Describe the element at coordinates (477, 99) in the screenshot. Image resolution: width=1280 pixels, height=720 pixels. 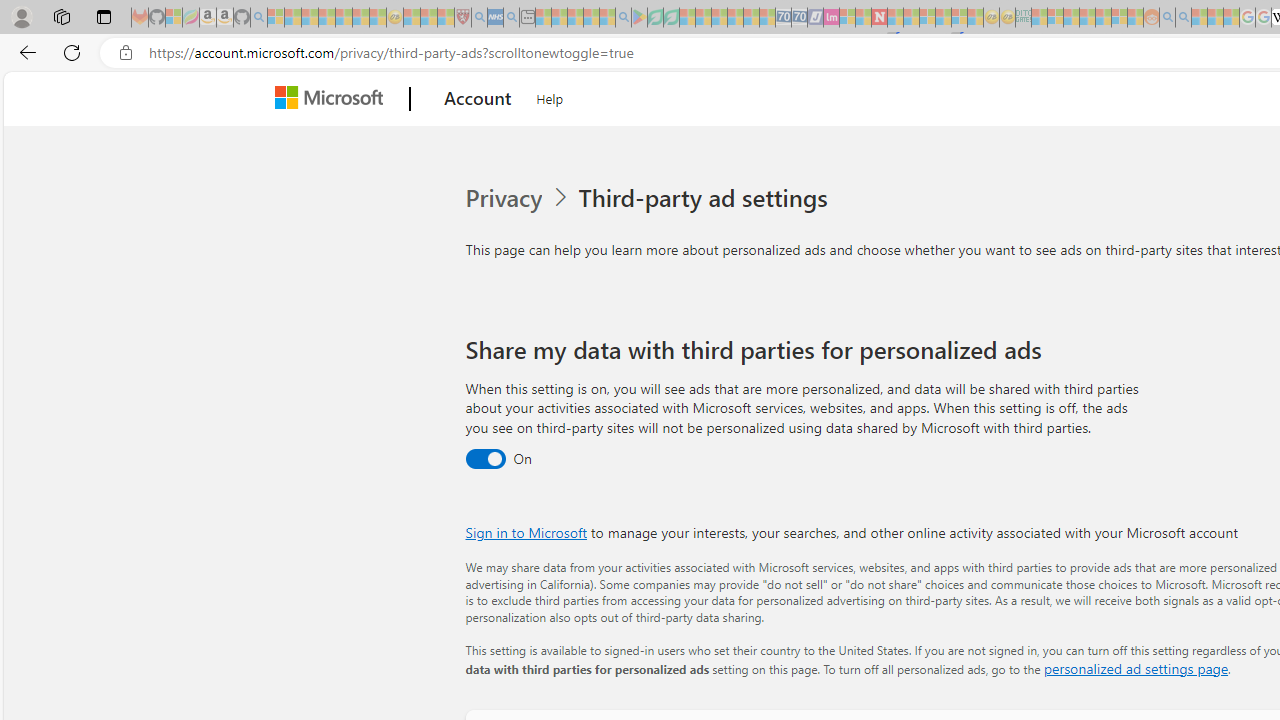
I see `'Account'` at that location.